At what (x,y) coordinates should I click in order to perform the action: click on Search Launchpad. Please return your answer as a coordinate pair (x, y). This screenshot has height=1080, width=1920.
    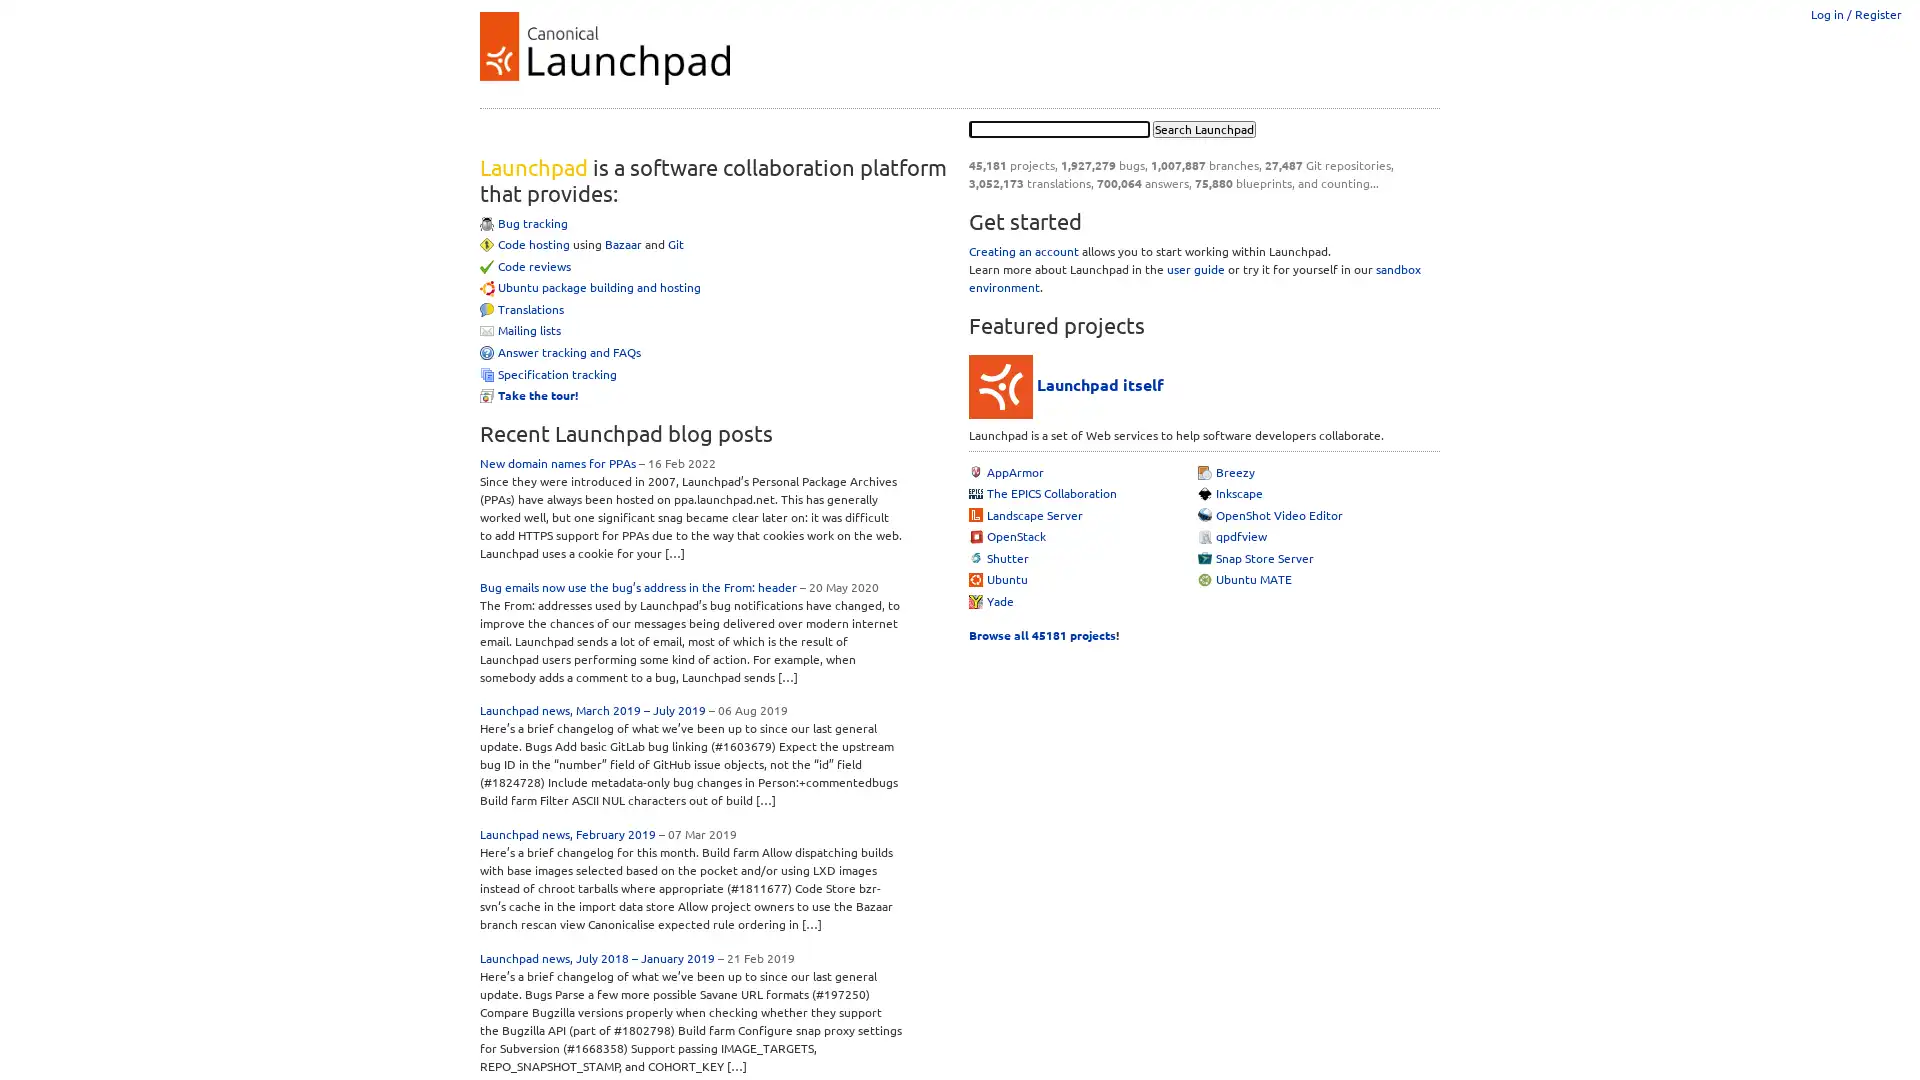
    Looking at the image, I should click on (1202, 128).